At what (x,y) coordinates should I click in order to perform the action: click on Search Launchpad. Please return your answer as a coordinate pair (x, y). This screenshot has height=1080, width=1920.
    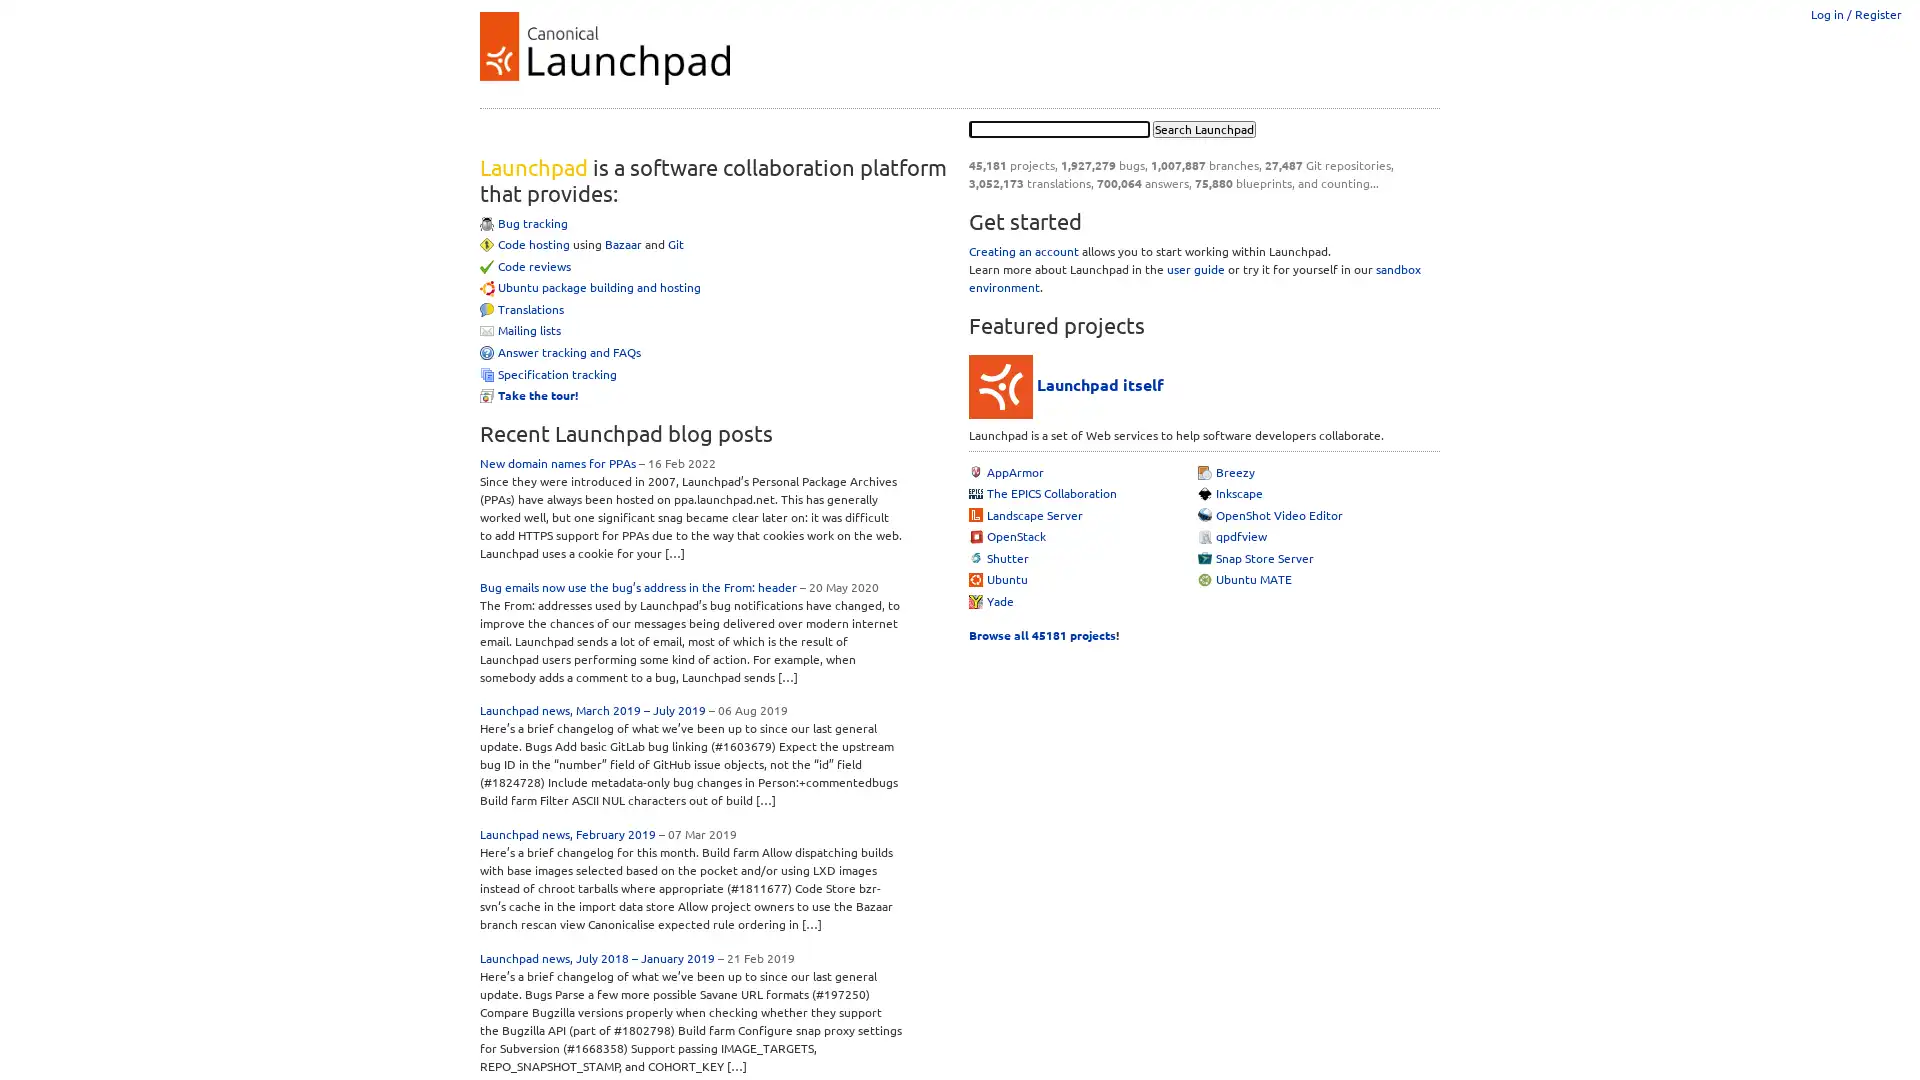
    Looking at the image, I should click on (1202, 128).